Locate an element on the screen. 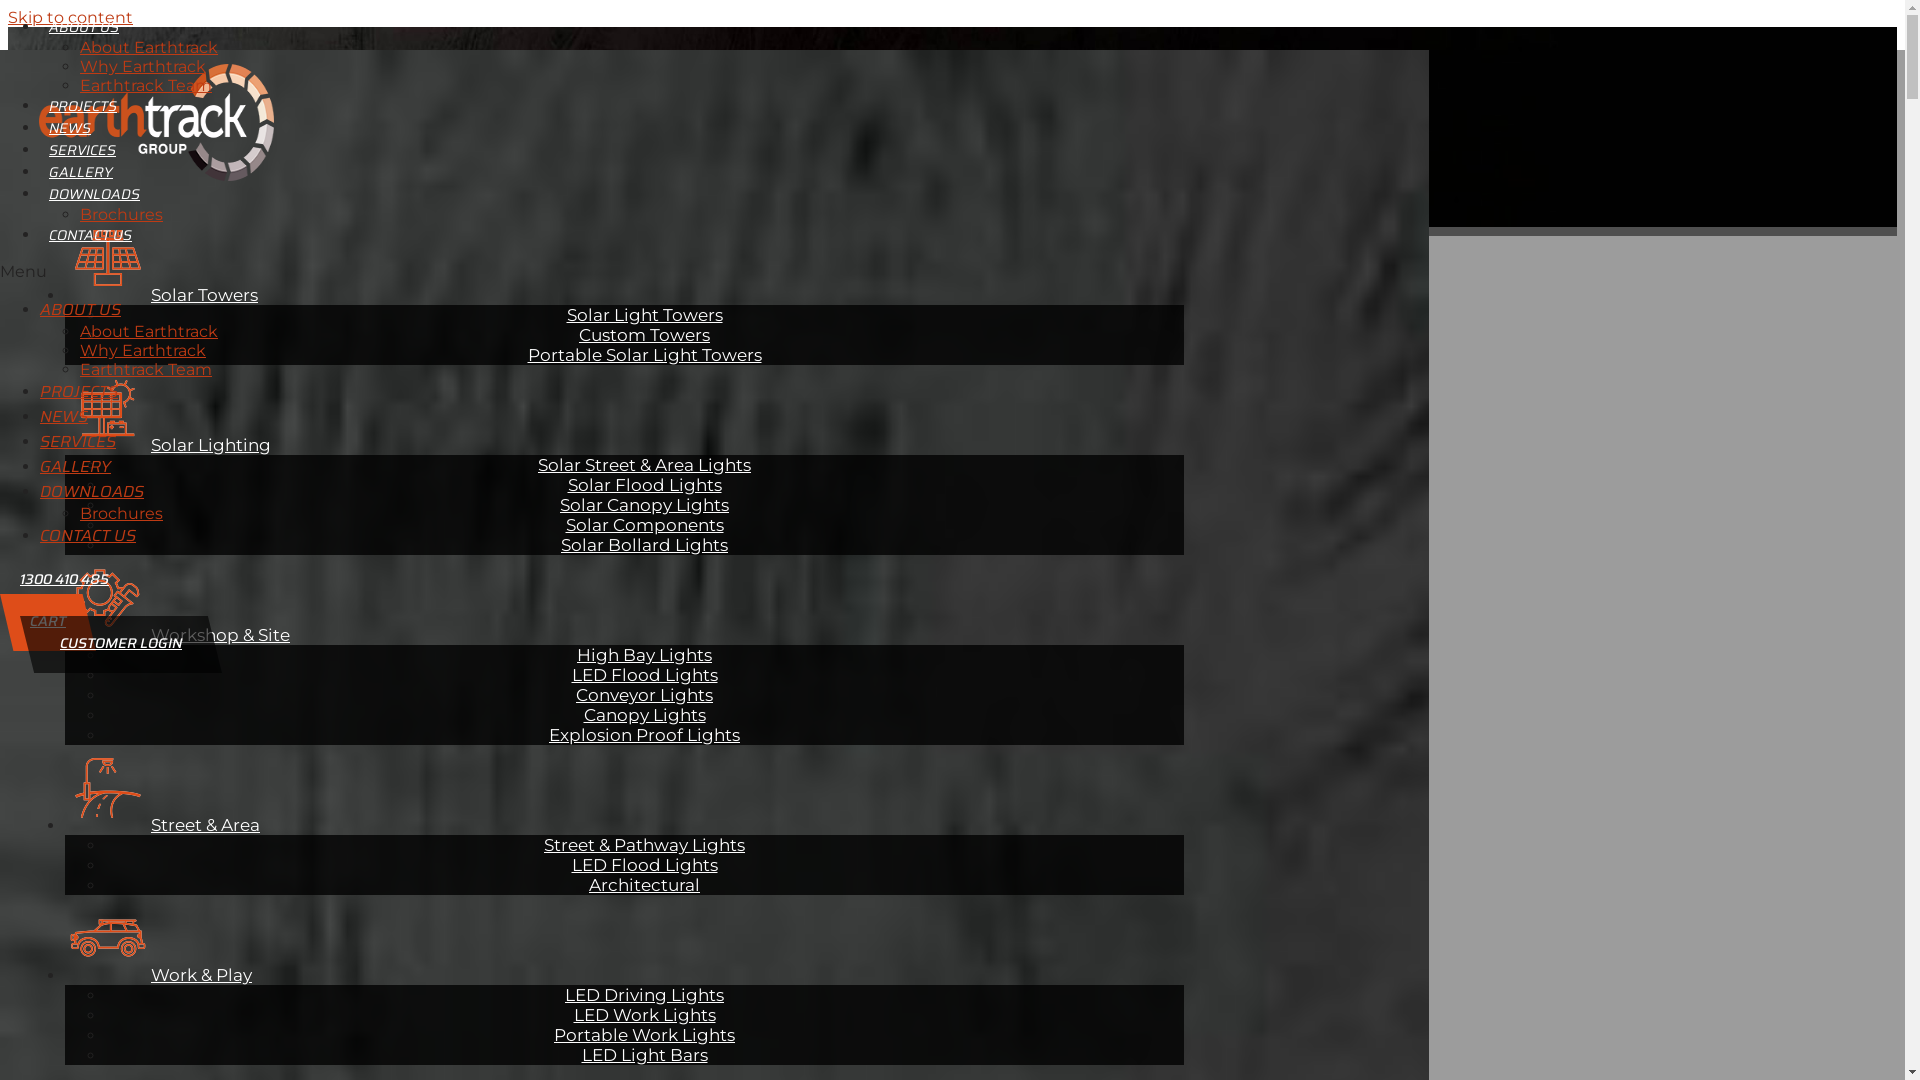  'Solar Components' is located at coordinates (644, 523).